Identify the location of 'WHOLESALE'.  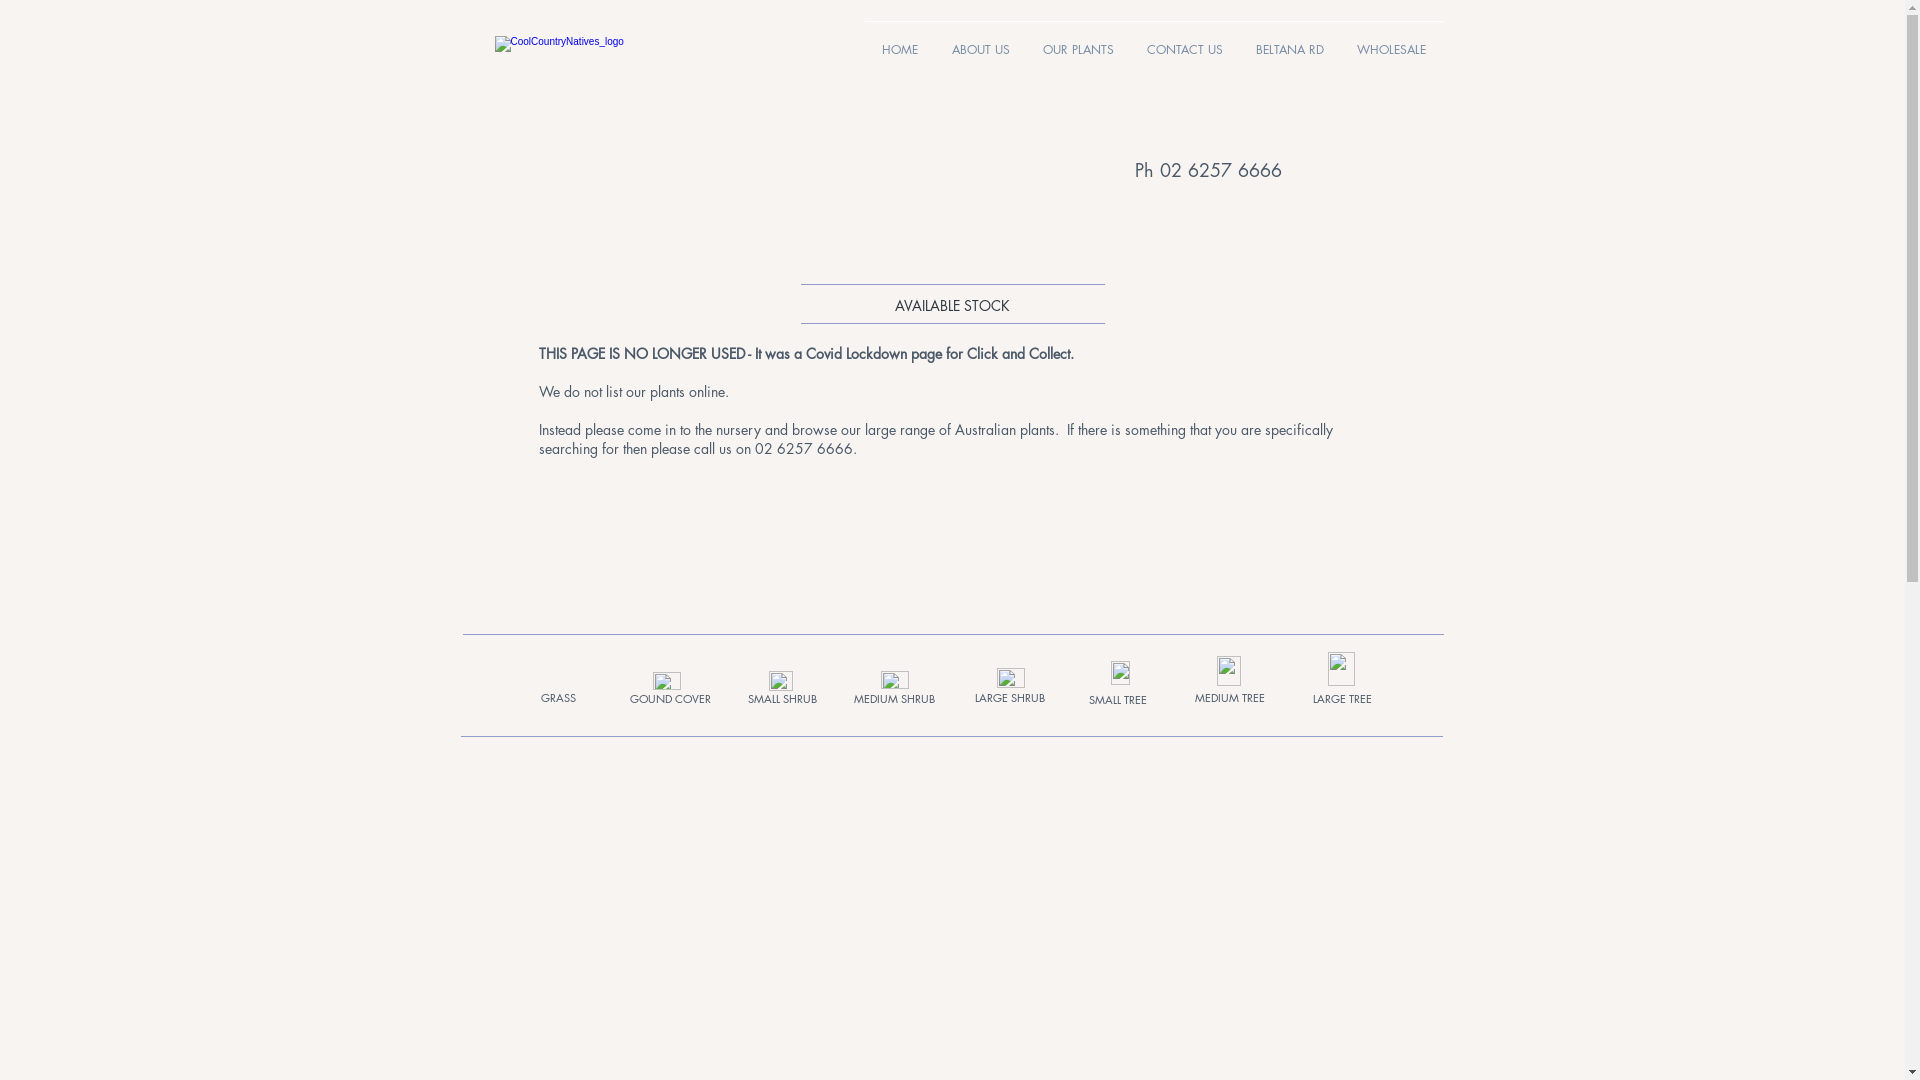
(1390, 41).